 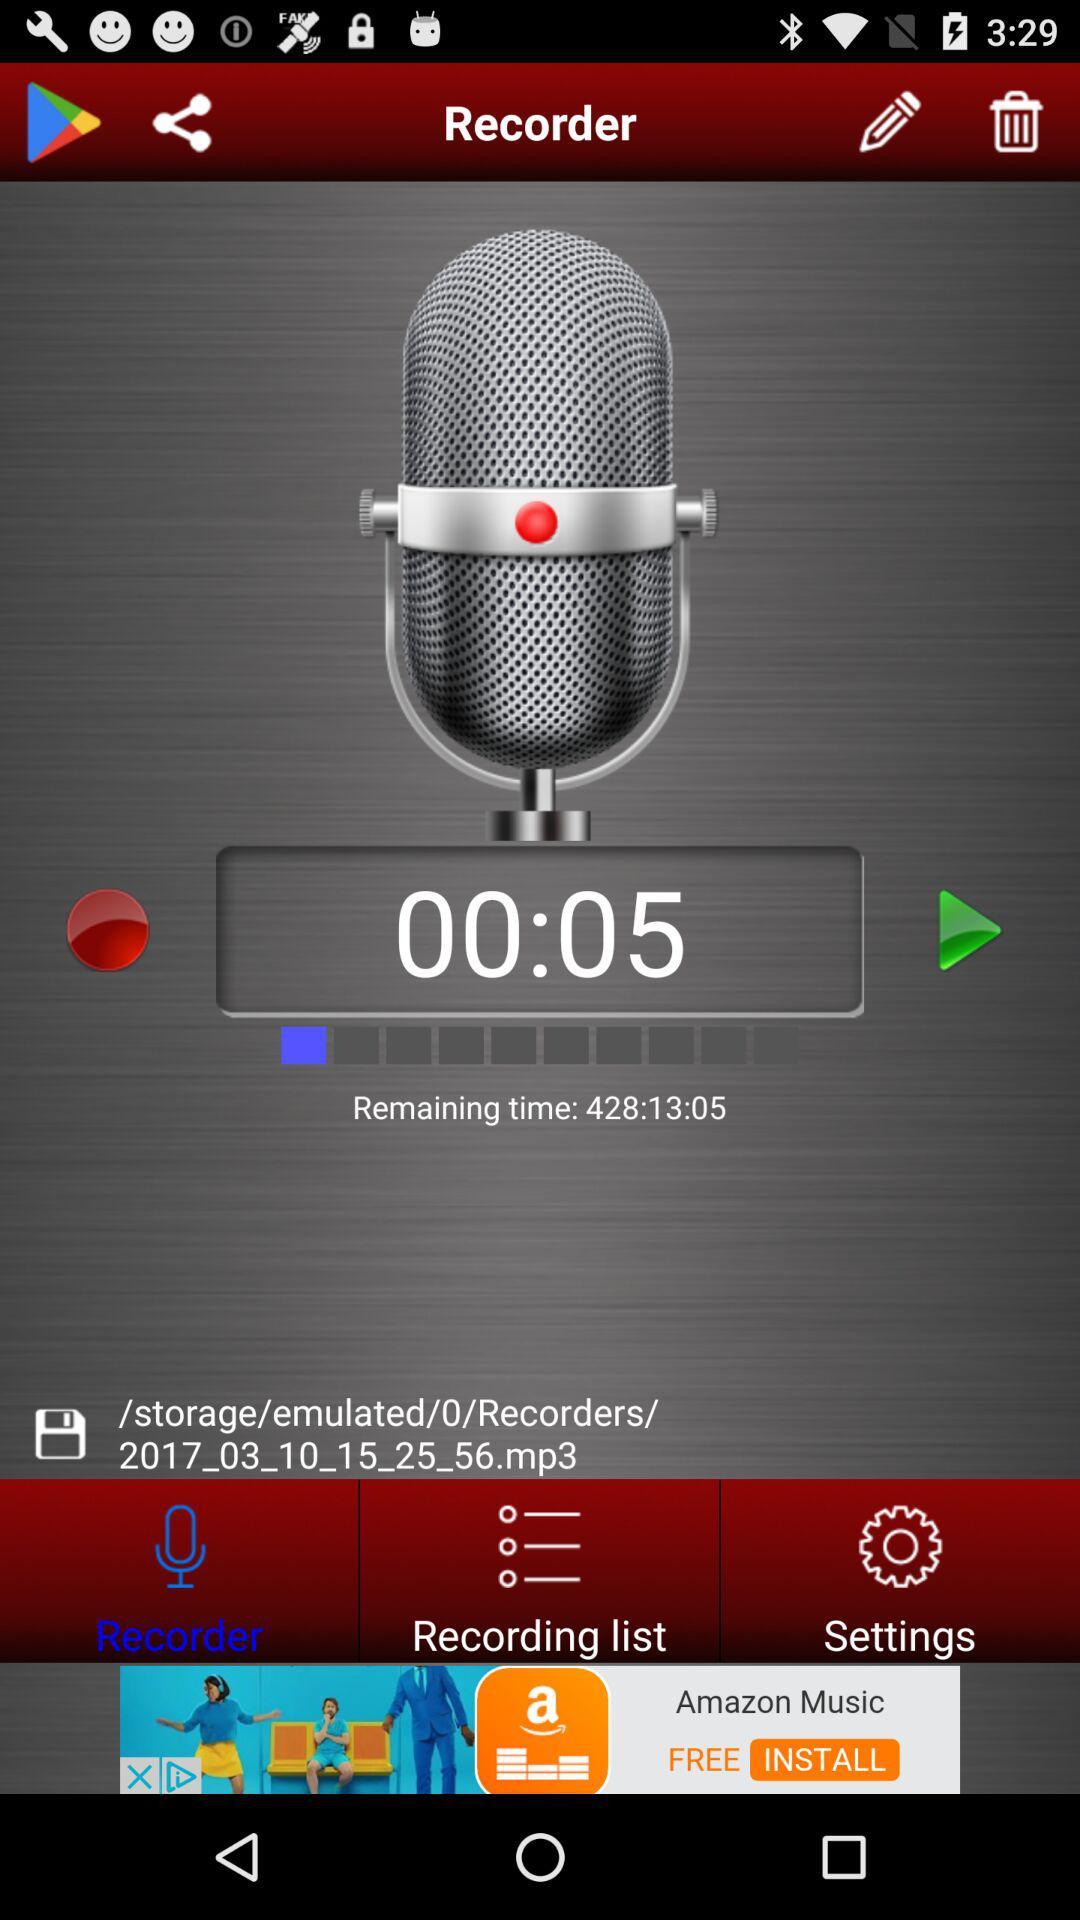 What do you see at coordinates (178, 1569) in the screenshot?
I see `button to go to recorder` at bounding box center [178, 1569].